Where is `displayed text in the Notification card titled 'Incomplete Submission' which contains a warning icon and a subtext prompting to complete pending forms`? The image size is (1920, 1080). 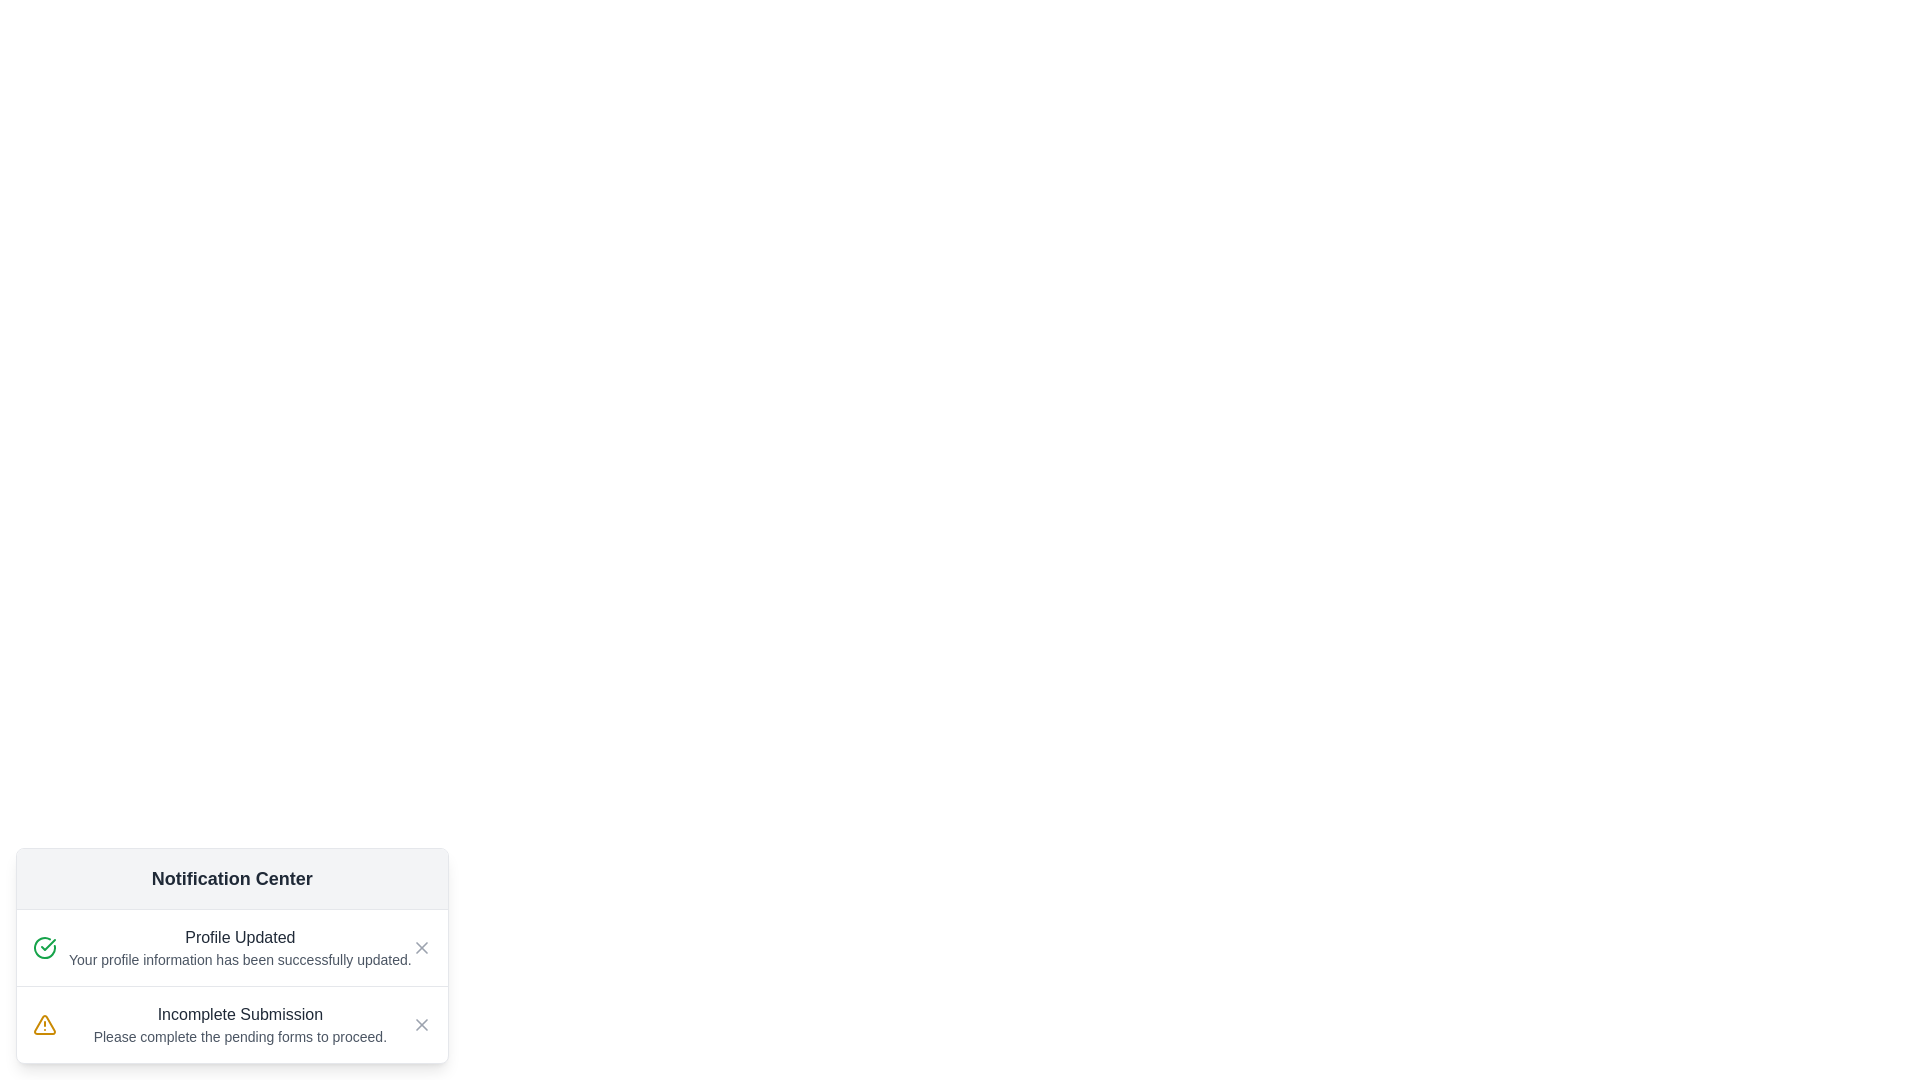
displayed text in the Notification card titled 'Incomplete Submission' which contains a warning icon and a subtext prompting to complete pending forms is located at coordinates (232, 1024).